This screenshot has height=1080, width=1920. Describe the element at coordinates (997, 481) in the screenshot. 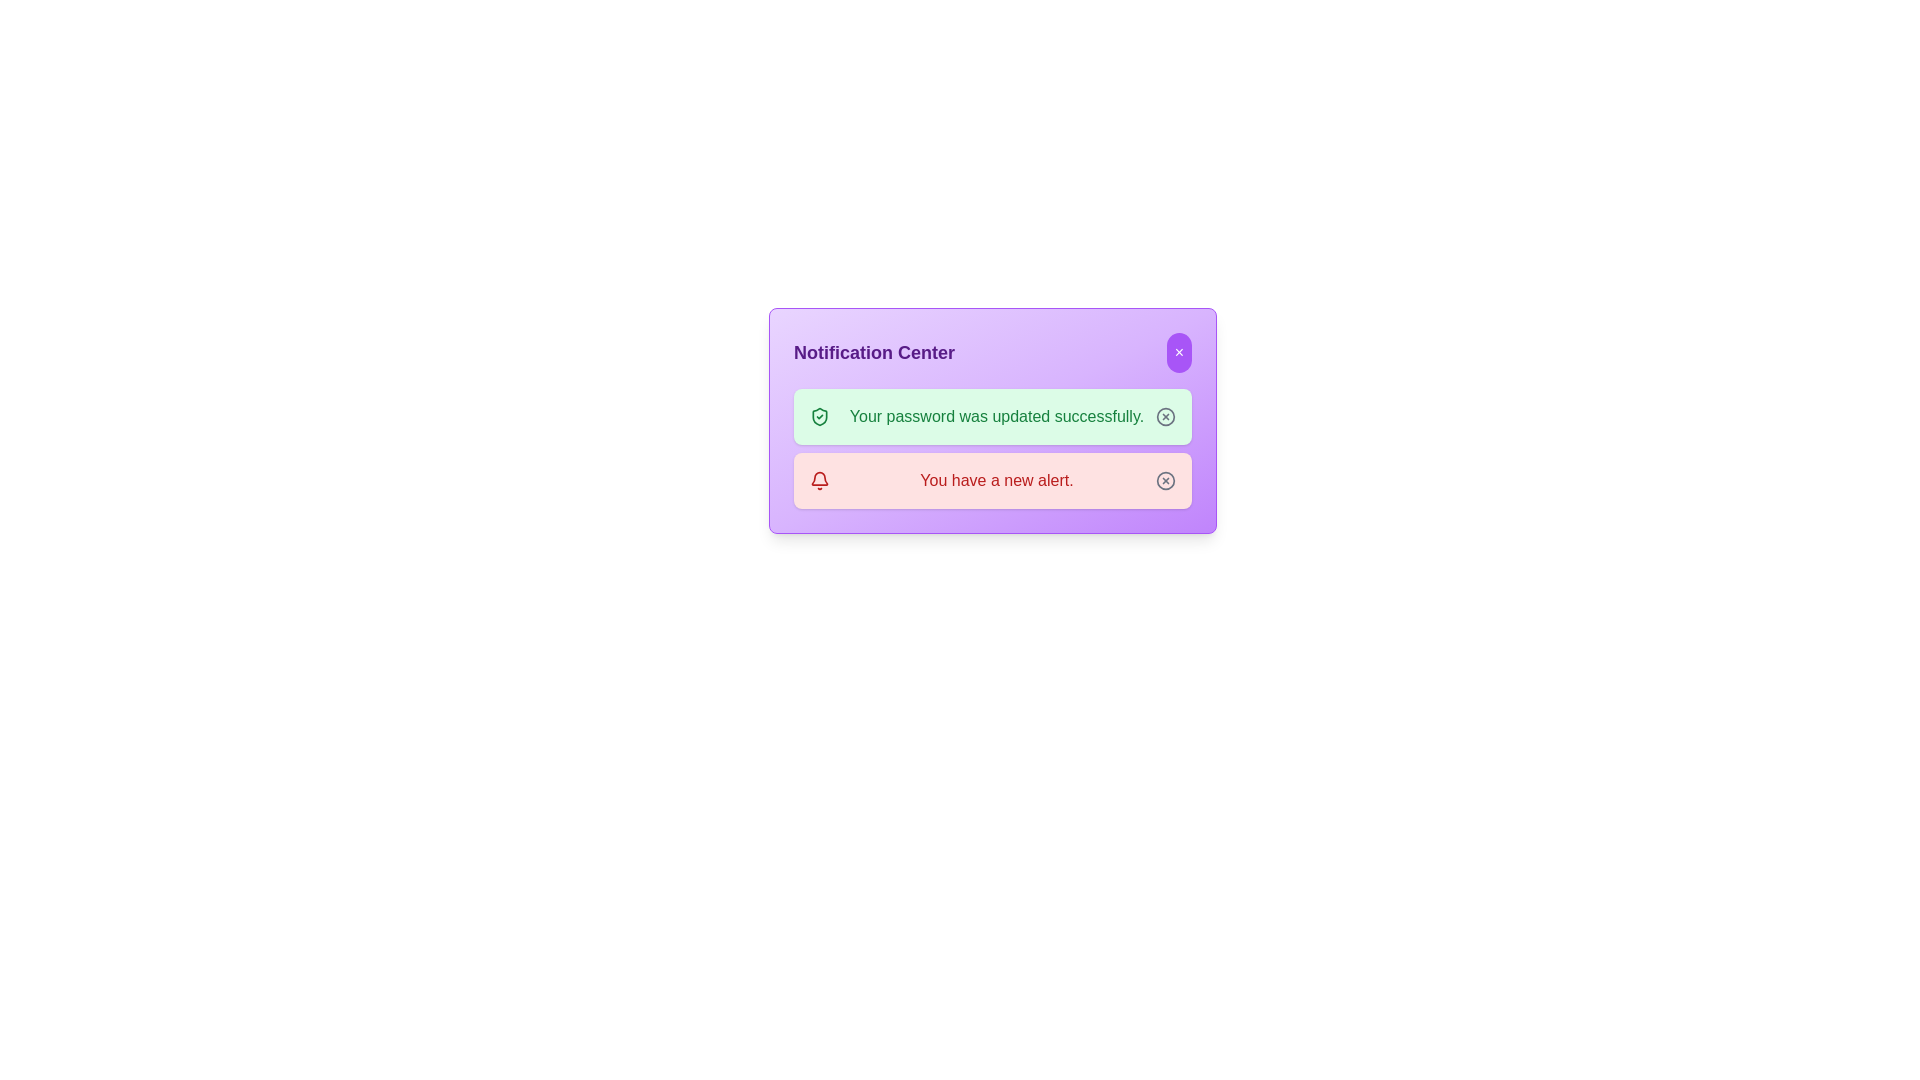

I see `the text label that provides the alert message in the lower notification box of the 'Notification Center', positioned to the right of the bell icon` at that location.